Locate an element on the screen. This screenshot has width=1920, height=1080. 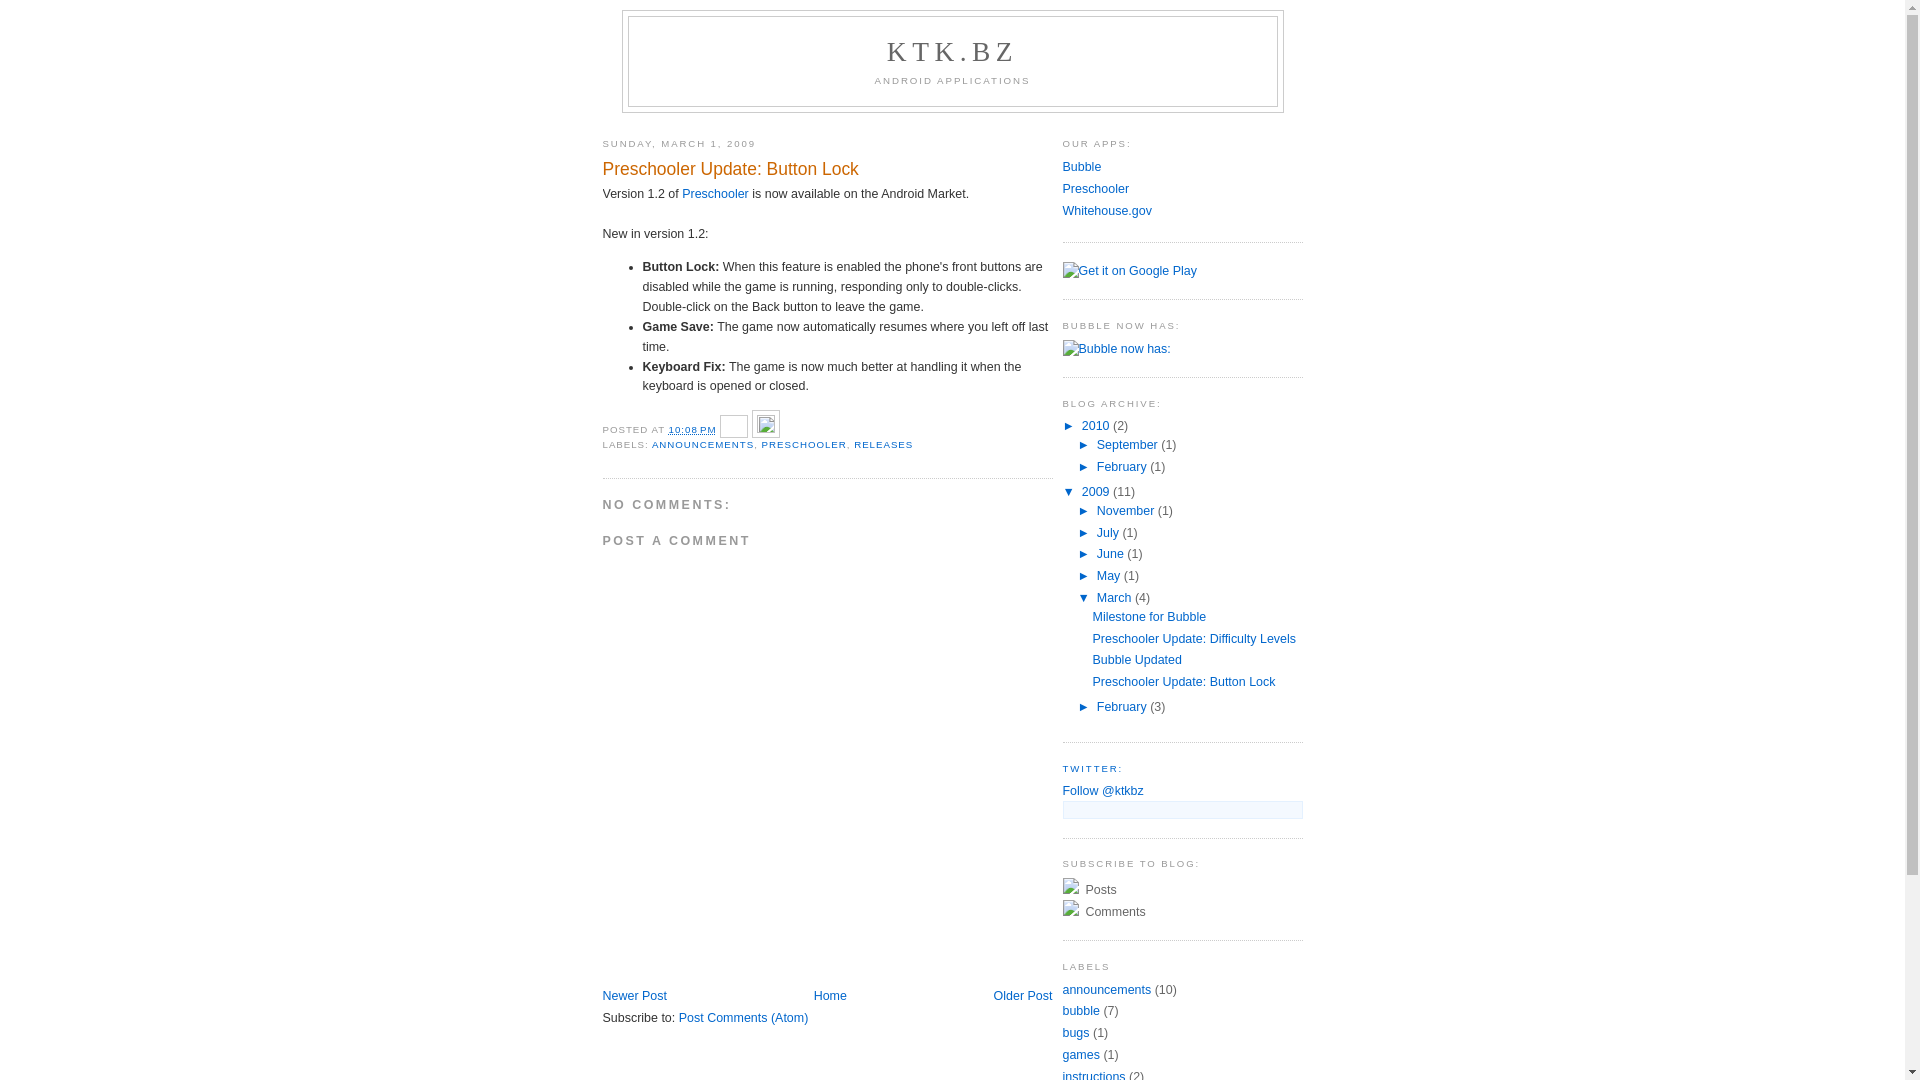
'2009' is located at coordinates (1096, 492).